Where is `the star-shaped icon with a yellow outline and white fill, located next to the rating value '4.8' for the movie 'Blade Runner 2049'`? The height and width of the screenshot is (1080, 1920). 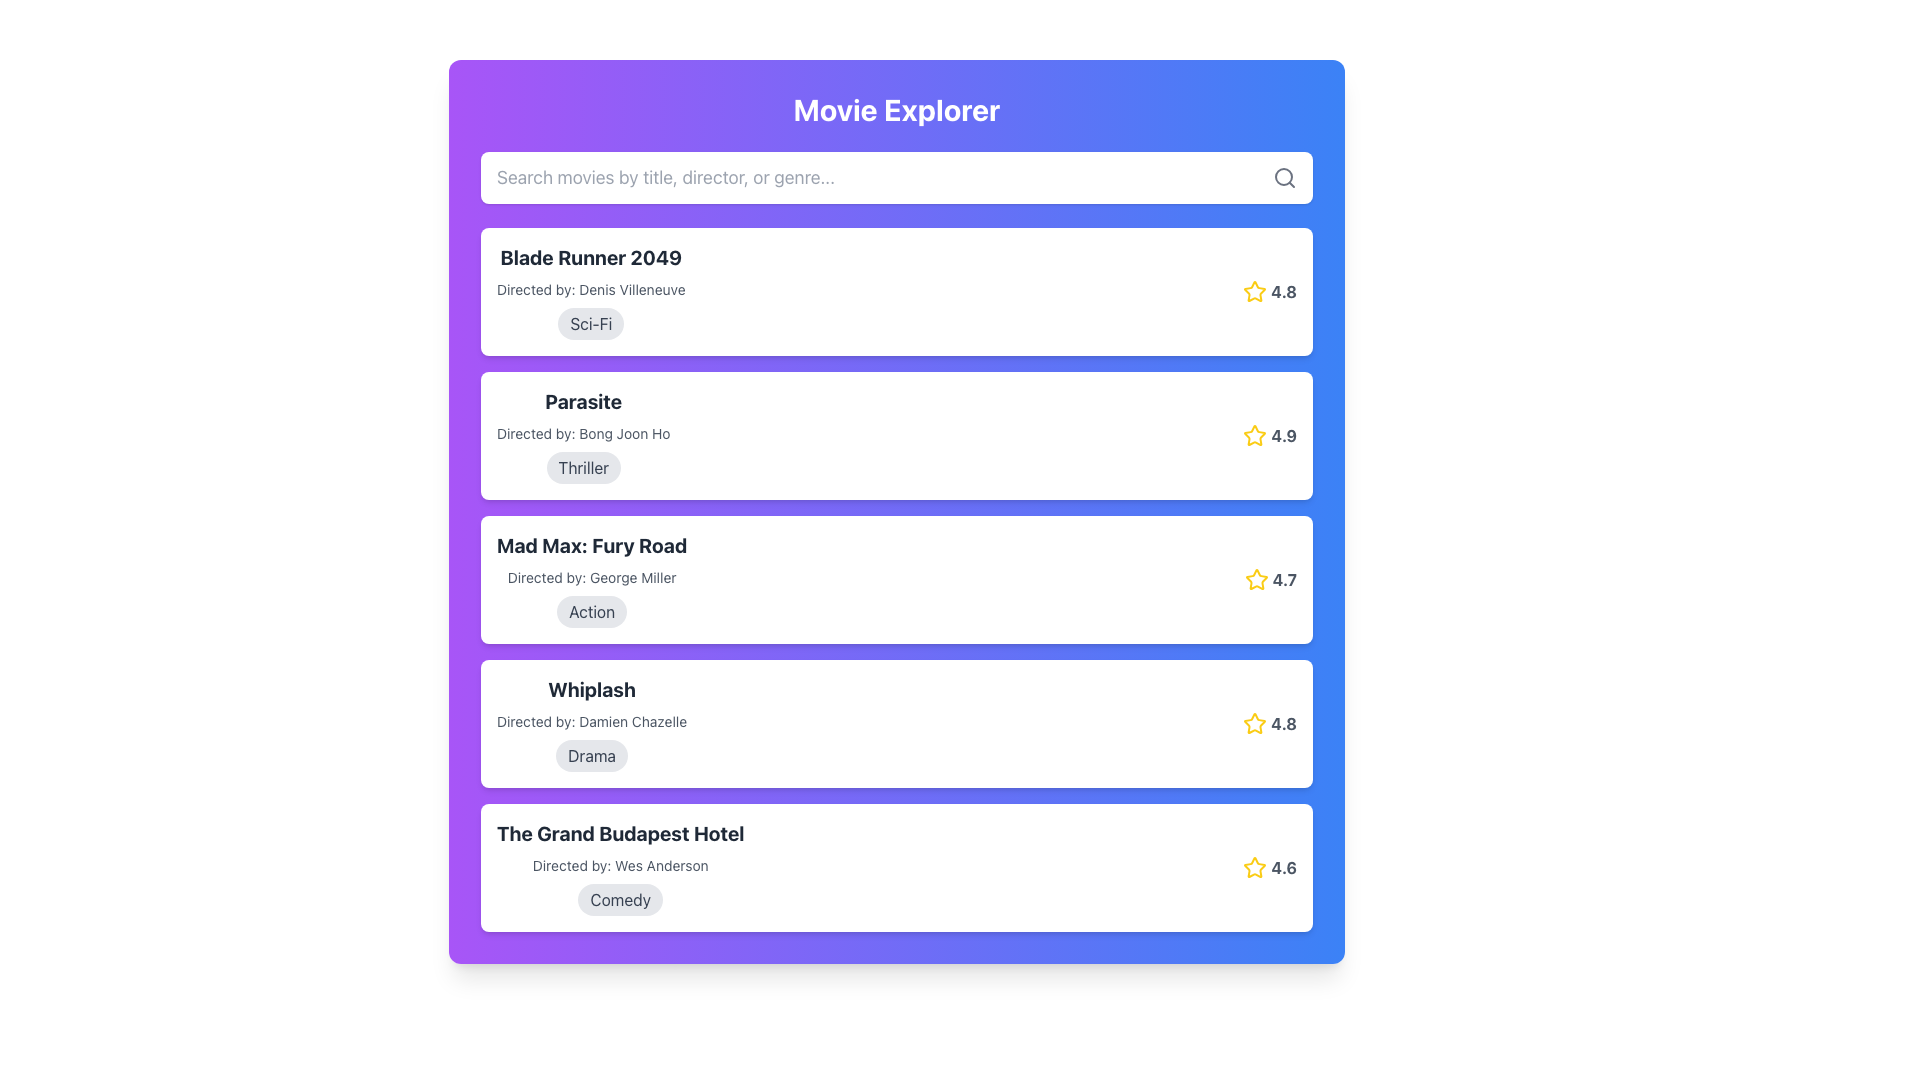 the star-shaped icon with a yellow outline and white fill, located next to the rating value '4.8' for the movie 'Blade Runner 2049' is located at coordinates (1254, 291).